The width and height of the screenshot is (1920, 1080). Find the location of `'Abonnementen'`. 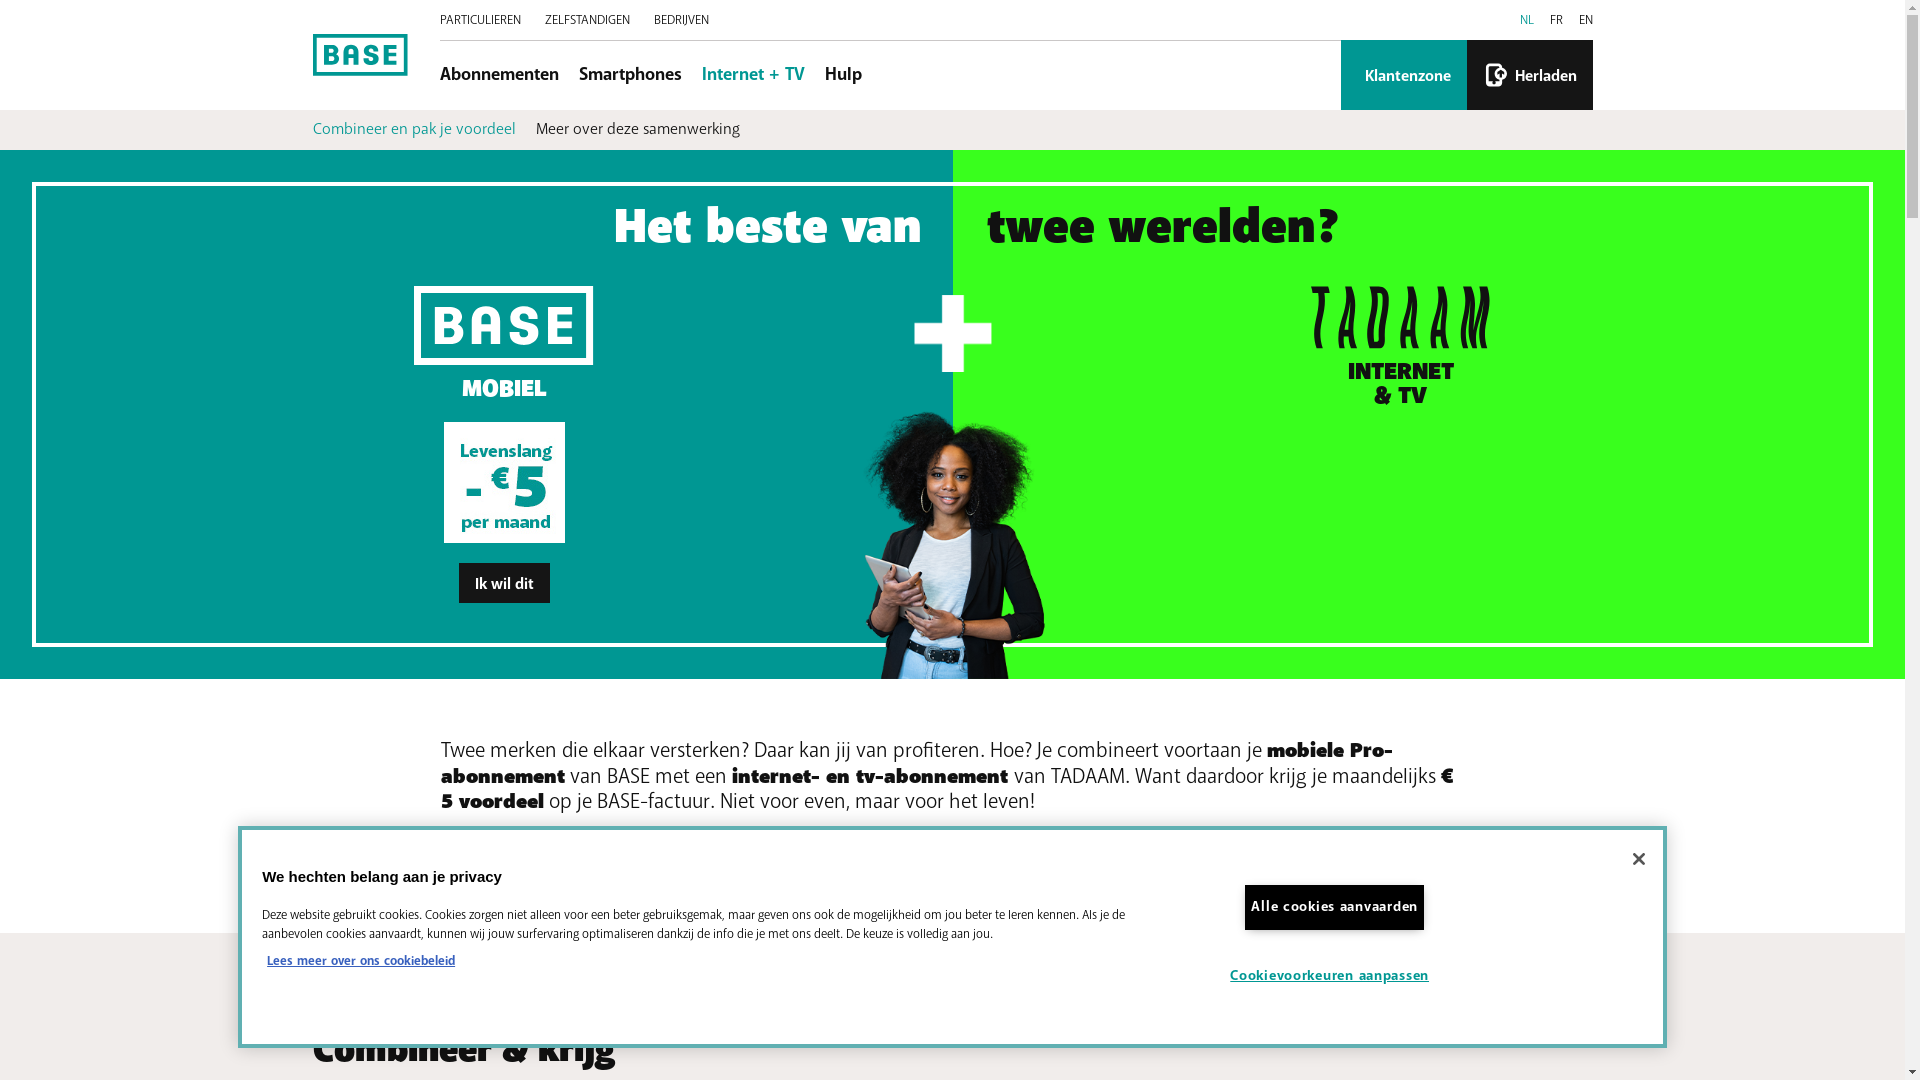

'Abonnementen' is located at coordinates (499, 74).